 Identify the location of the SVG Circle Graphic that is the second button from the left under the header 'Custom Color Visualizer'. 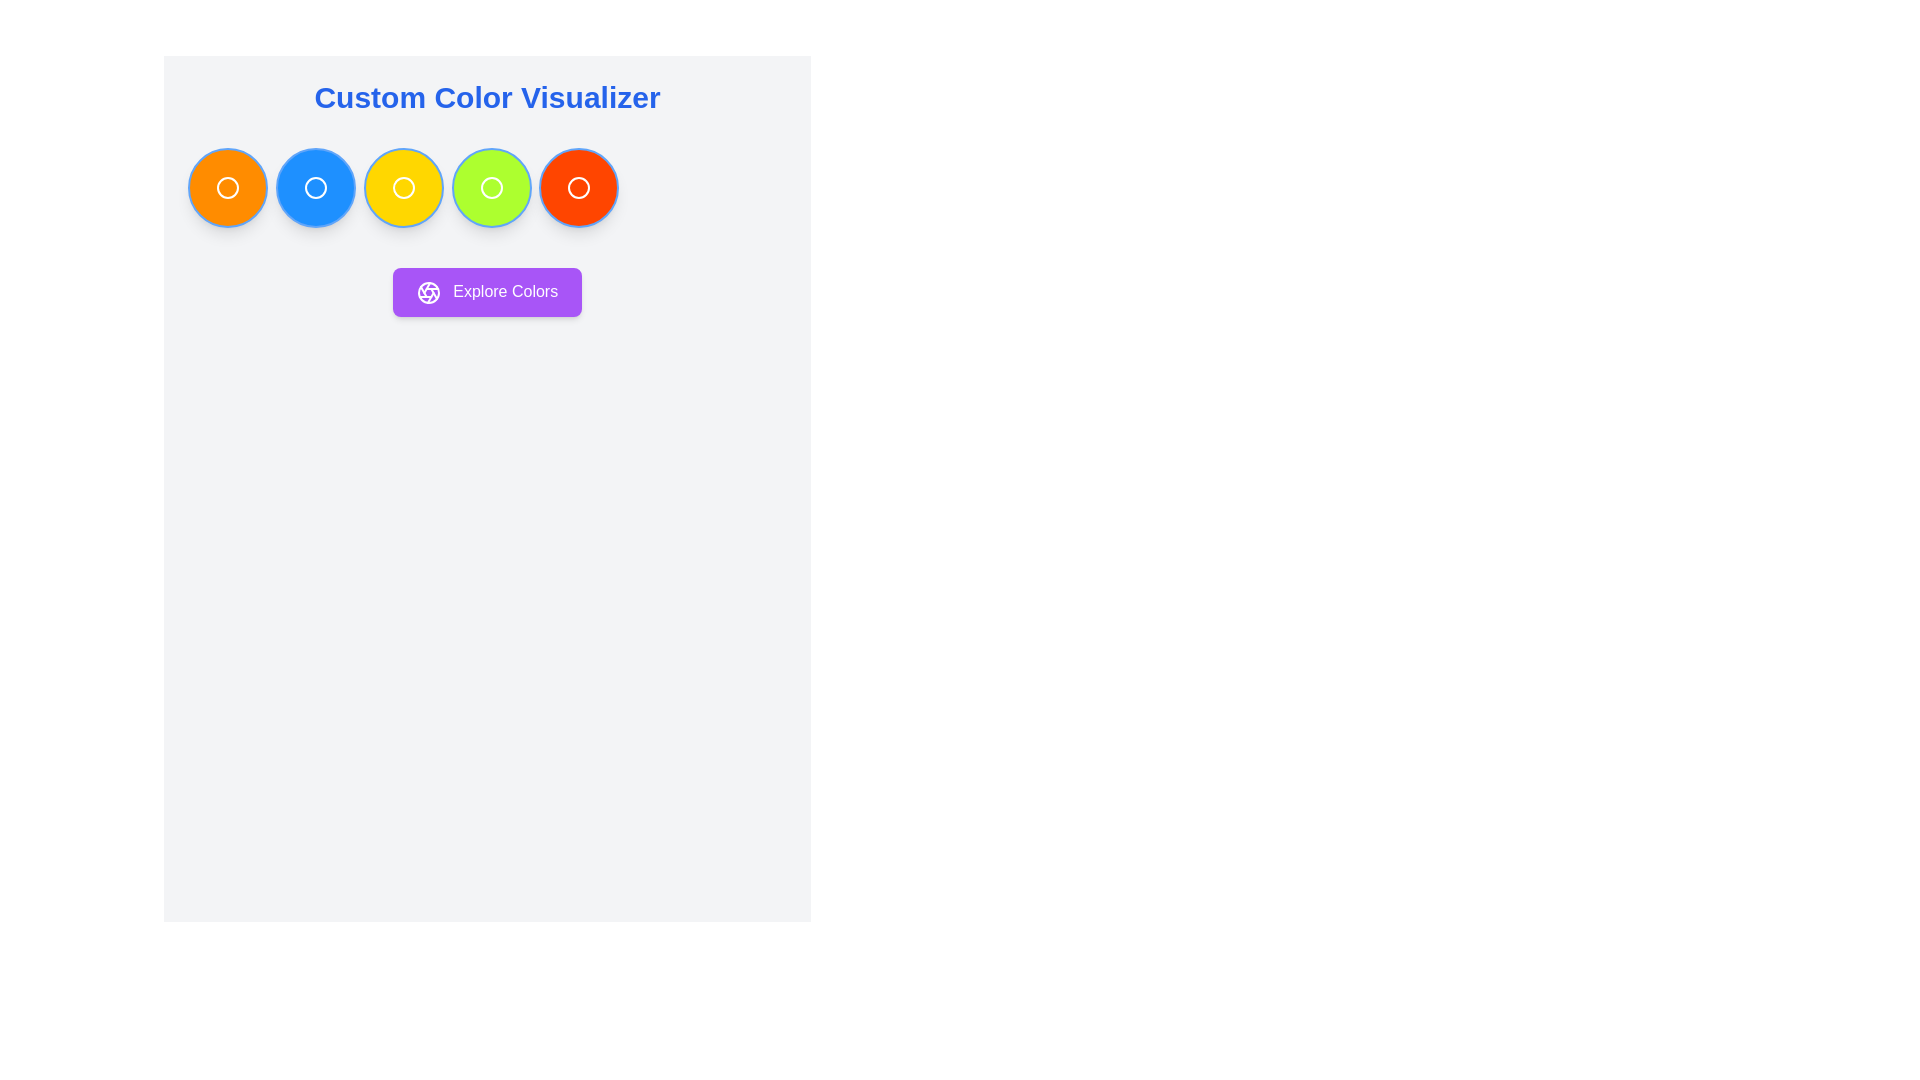
(314, 188).